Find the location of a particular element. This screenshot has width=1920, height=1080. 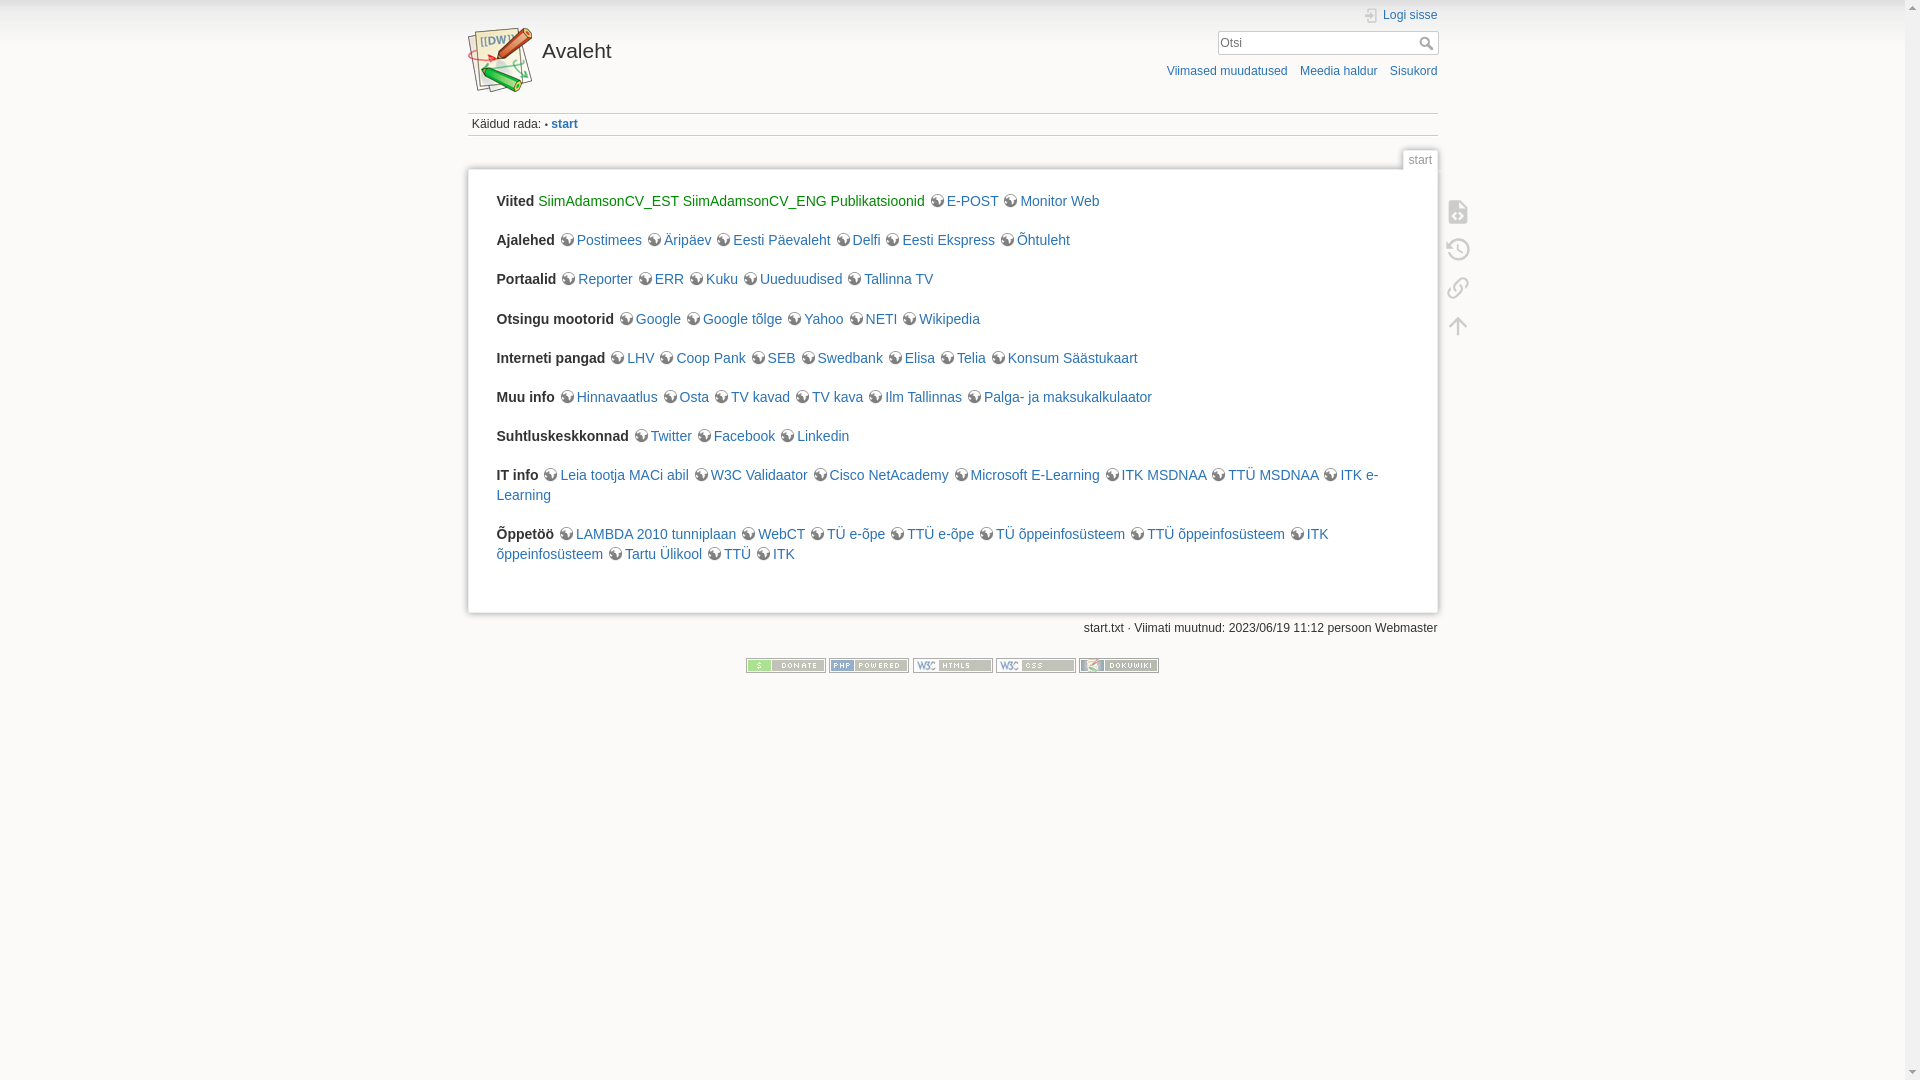

'Delfi' is located at coordinates (858, 238).